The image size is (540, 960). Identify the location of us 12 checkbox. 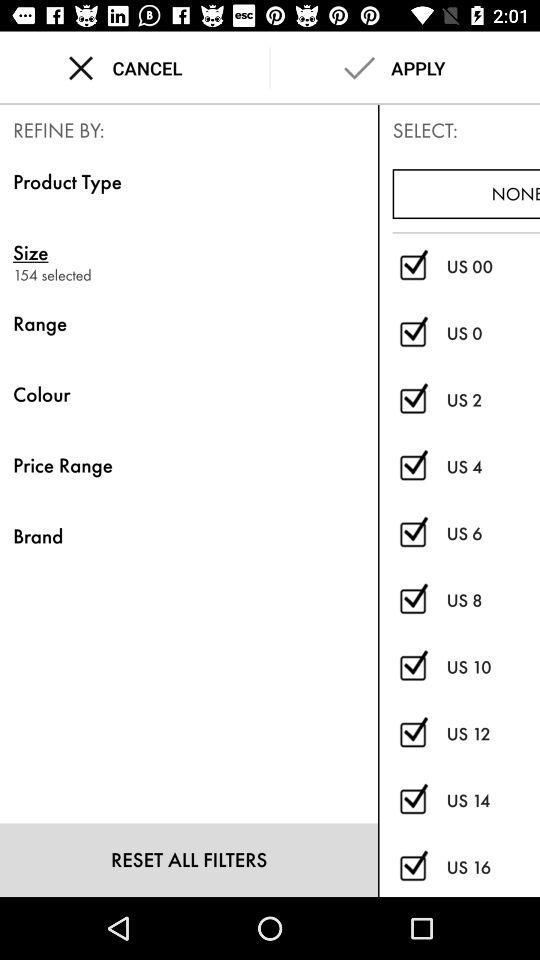
(412, 733).